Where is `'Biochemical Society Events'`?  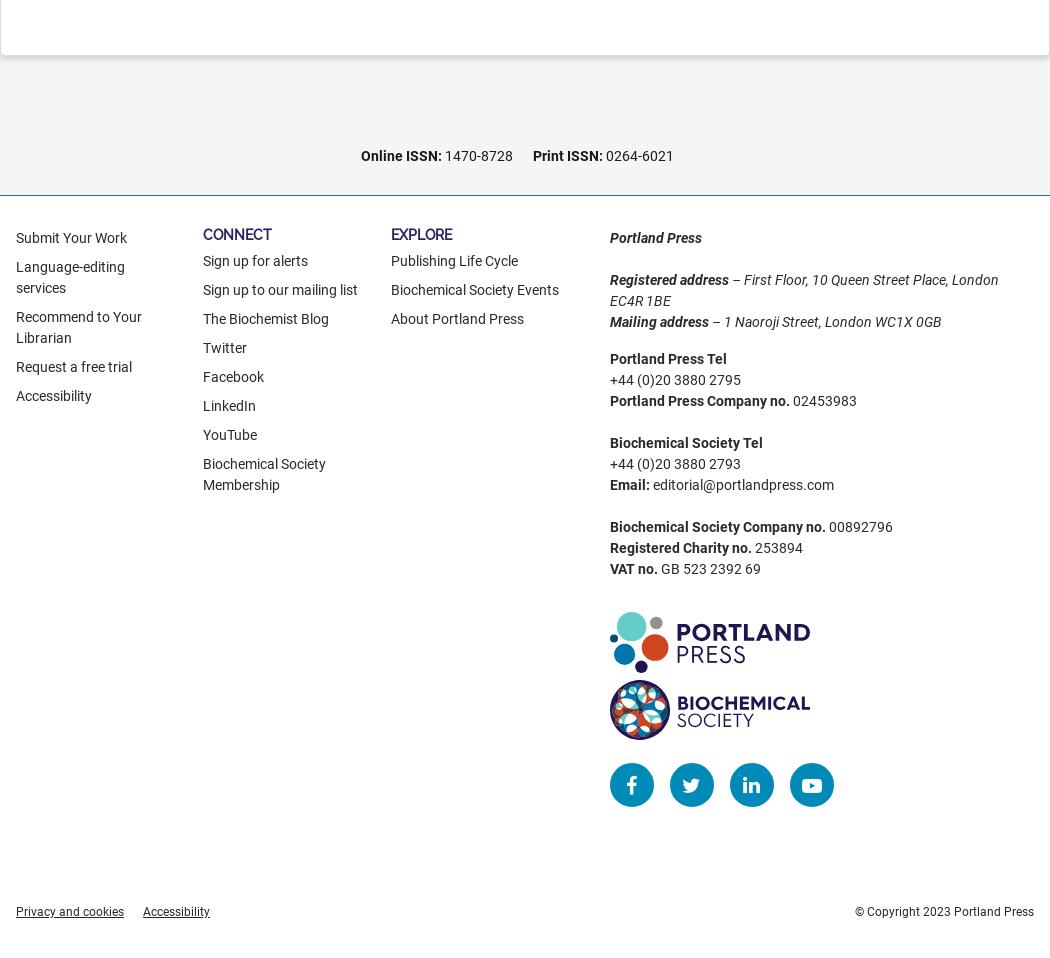 'Biochemical Society Events' is located at coordinates (473, 289).